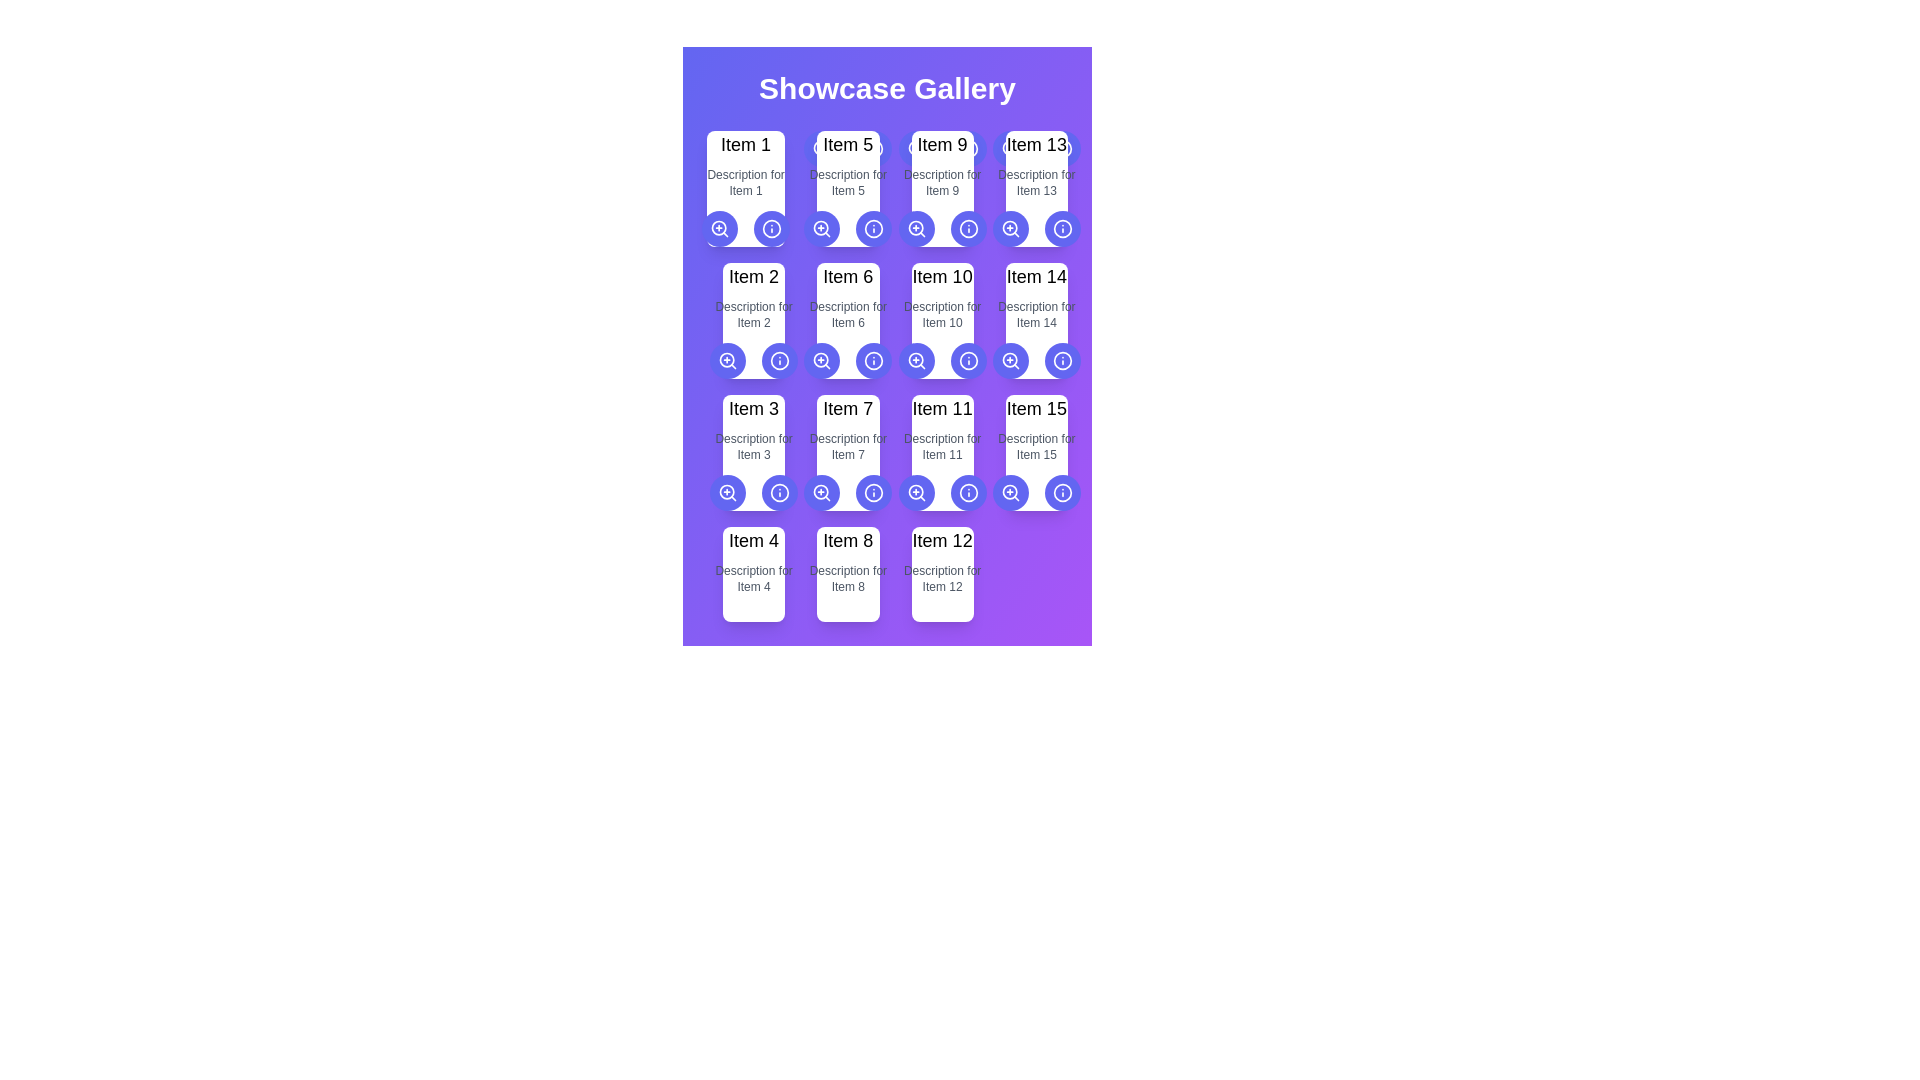  I want to click on the text label 'Description for Item 2' which is styled in a small gray font and located beneath the title 'Item 2' within a card layout, so click(753, 315).